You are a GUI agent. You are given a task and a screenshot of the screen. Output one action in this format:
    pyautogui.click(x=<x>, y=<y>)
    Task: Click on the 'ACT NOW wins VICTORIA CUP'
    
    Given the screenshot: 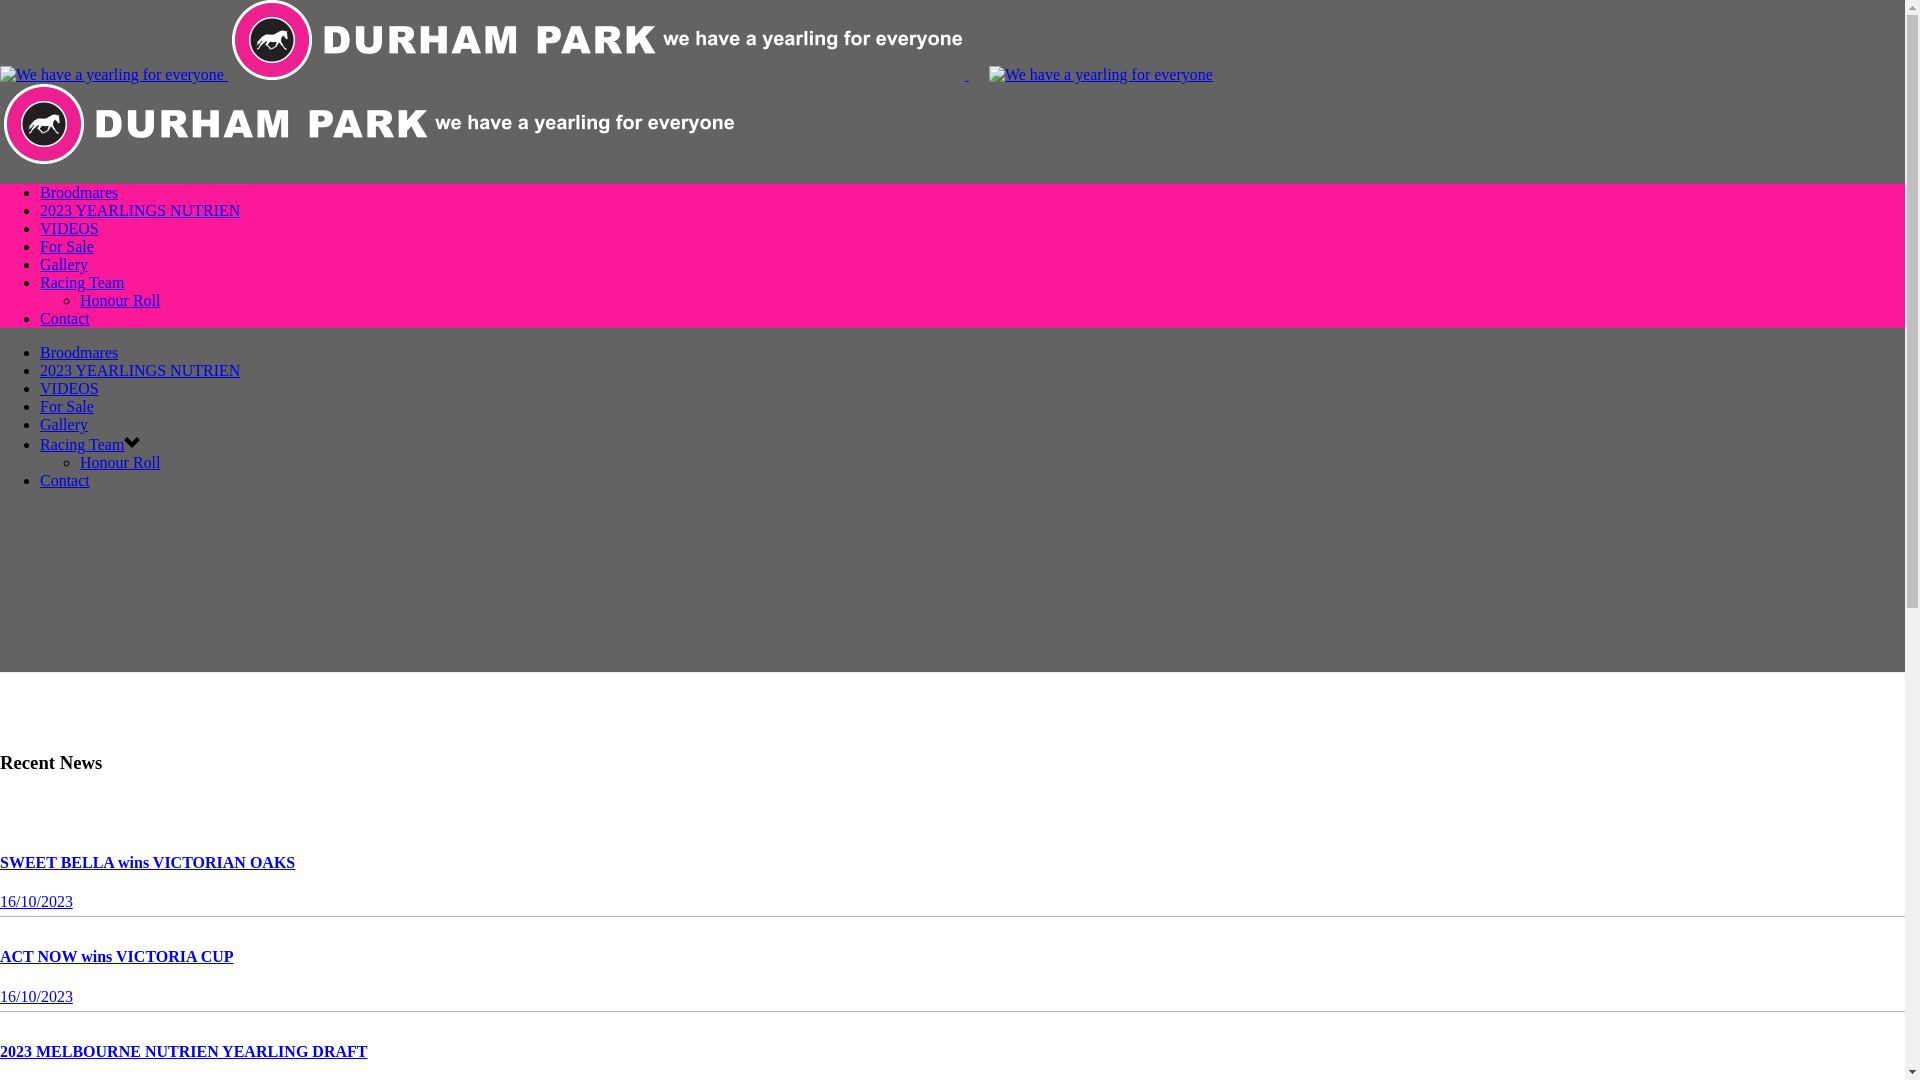 What is the action you would take?
    pyautogui.click(x=115, y=955)
    